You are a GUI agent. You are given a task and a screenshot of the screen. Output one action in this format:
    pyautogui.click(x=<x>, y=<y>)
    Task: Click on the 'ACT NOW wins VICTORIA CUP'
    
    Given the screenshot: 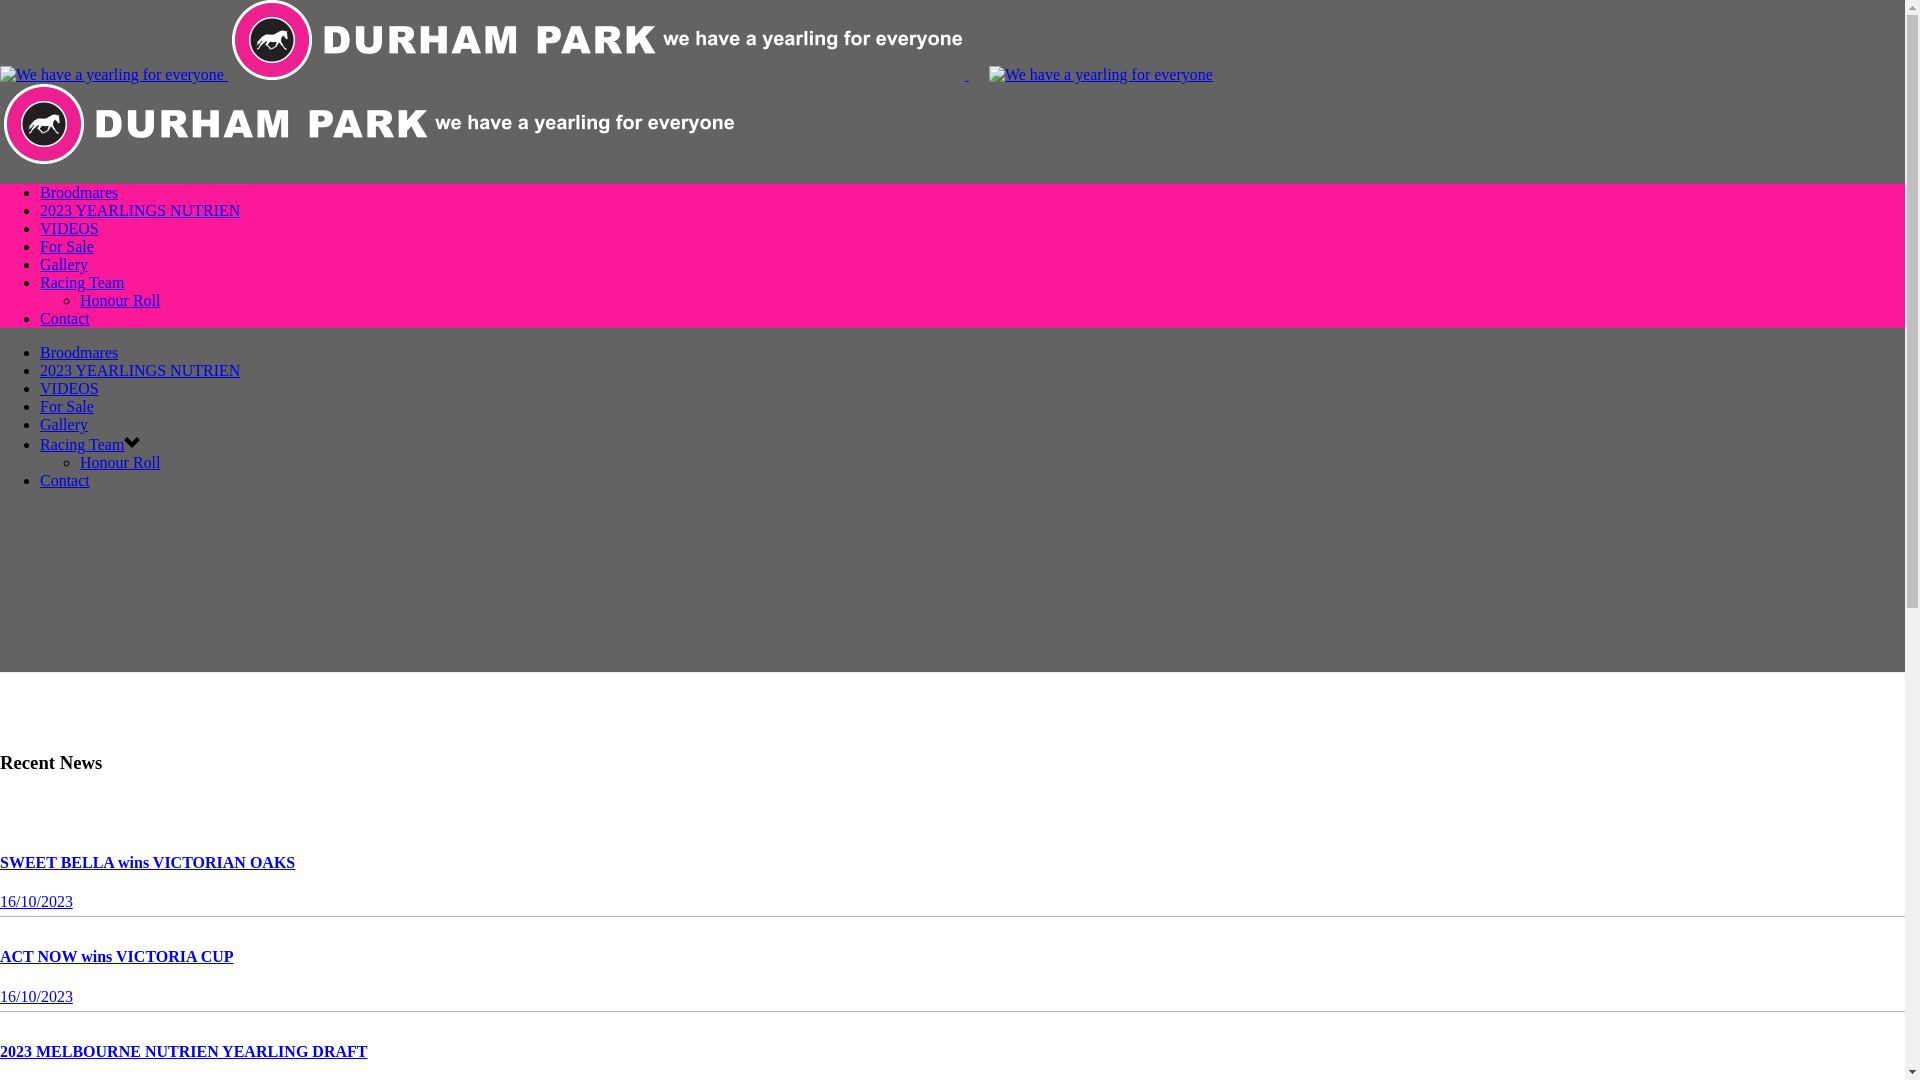 What is the action you would take?
    pyautogui.click(x=115, y=955)
    